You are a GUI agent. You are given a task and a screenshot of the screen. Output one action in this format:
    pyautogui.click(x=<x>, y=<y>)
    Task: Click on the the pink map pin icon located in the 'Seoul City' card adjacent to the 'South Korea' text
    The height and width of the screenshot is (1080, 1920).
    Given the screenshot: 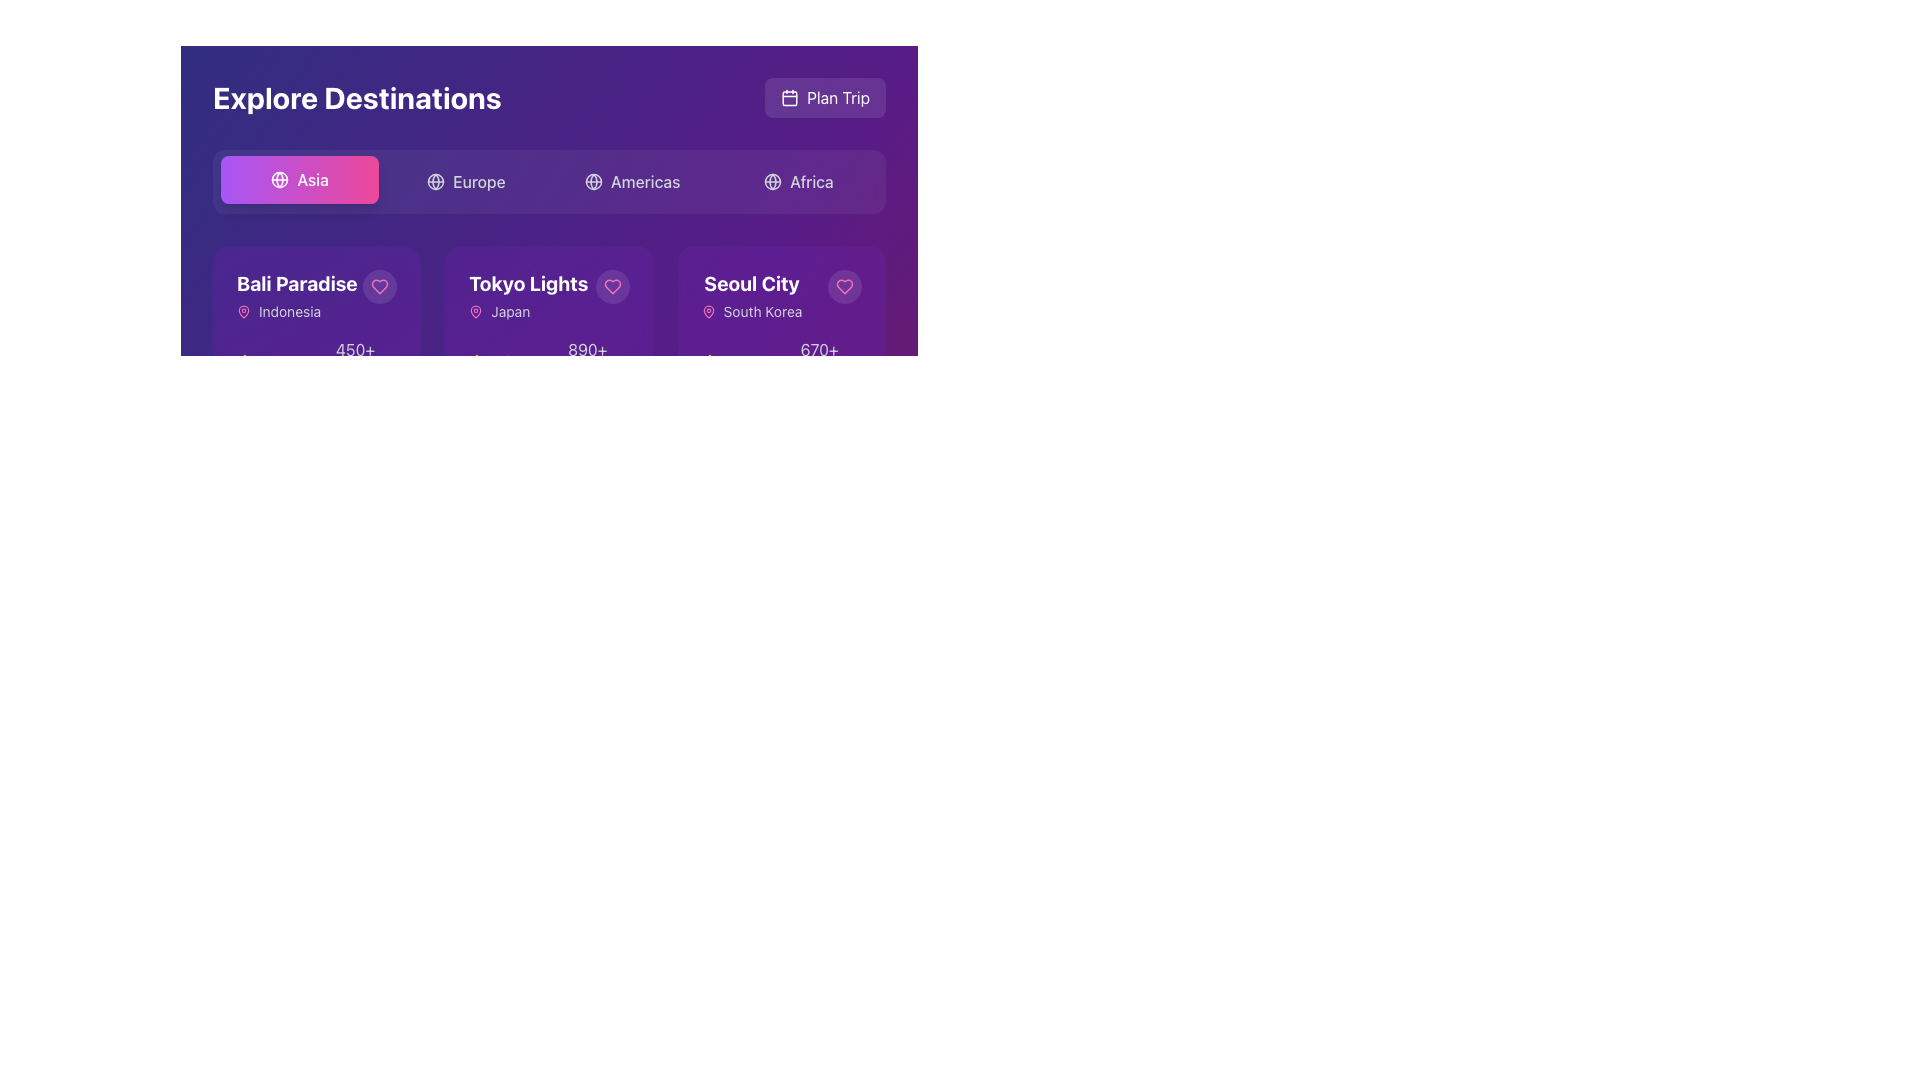 What is the action you would take?
    pyautogui.click(x=708, y=312)
    